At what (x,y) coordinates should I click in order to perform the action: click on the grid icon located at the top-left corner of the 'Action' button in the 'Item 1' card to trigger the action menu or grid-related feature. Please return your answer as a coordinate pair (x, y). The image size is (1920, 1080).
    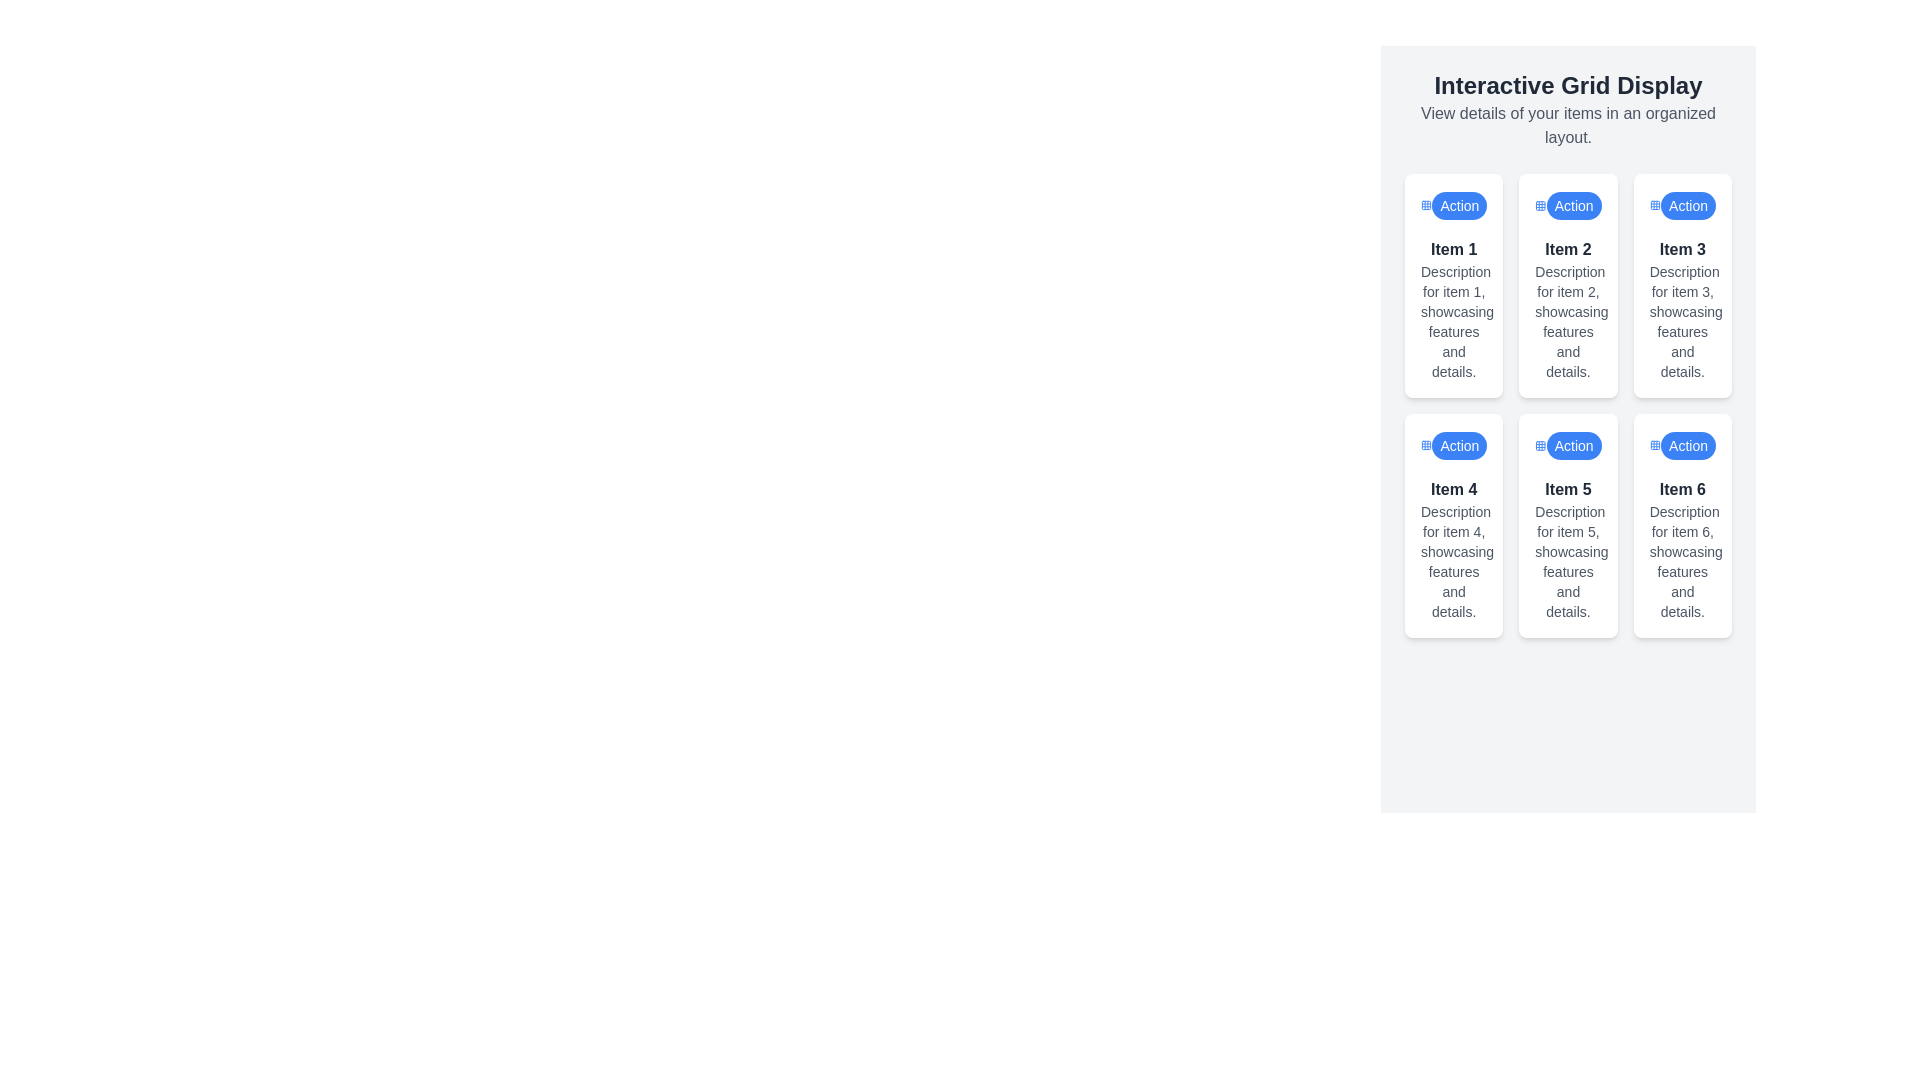
    Looking at the image, I should click on (1425, 205).